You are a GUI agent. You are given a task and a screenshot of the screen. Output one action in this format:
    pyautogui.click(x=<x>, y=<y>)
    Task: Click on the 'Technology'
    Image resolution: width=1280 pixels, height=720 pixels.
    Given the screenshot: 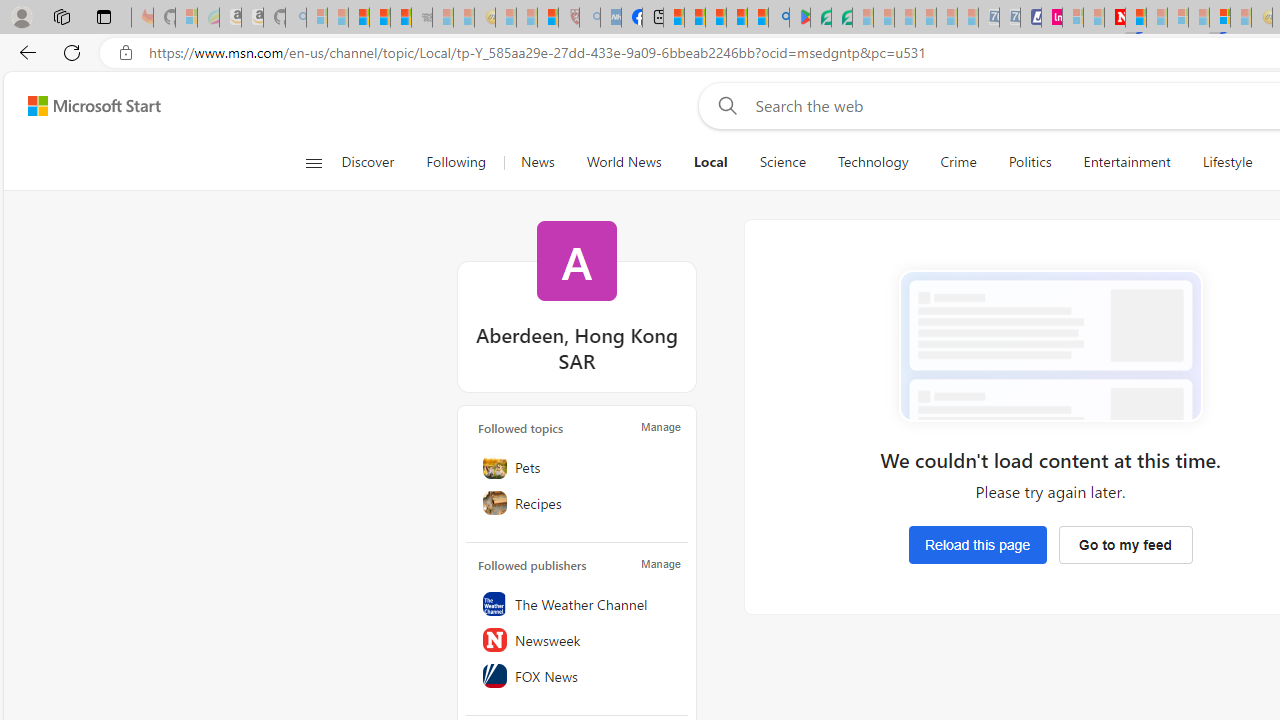 What is the action you would take?
    pyautogui.click(x=872, y=162)
    